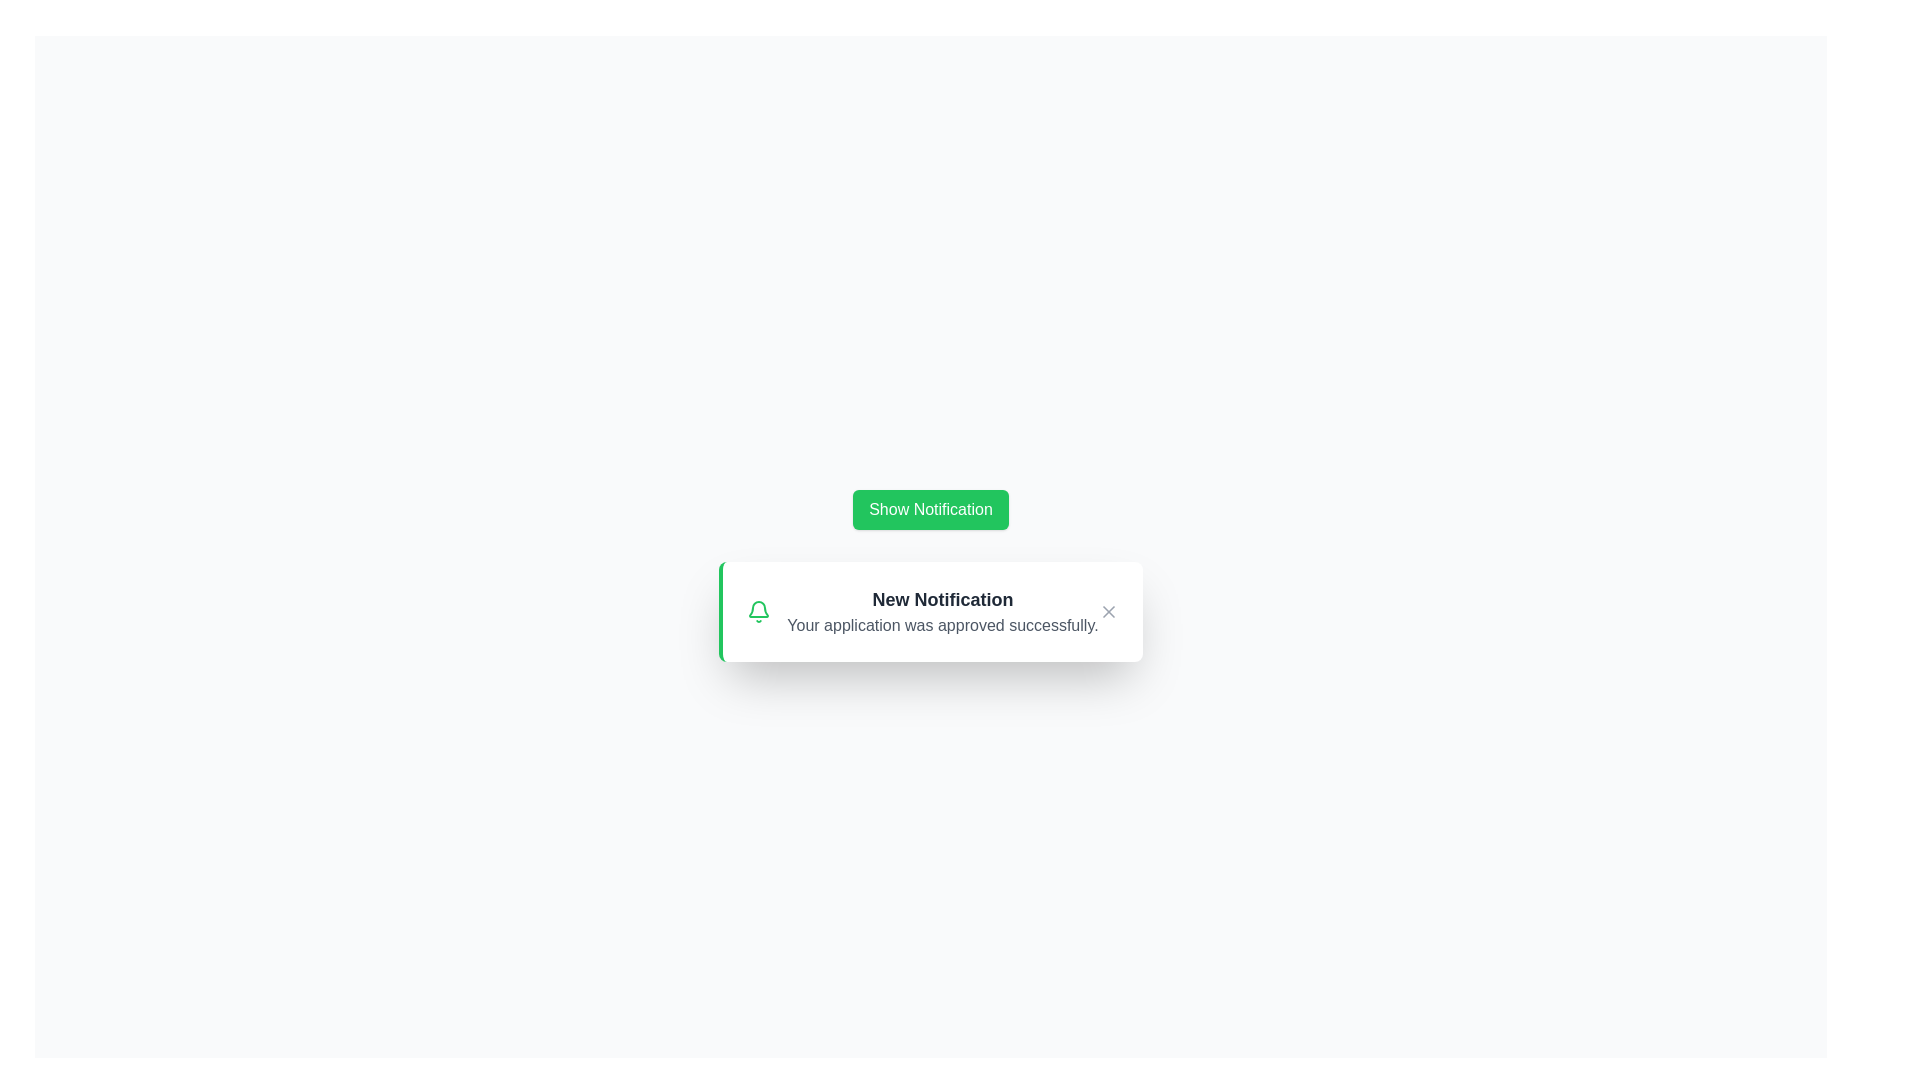 This screenshot has height=1080, width=1920. I want to click on the green bell icon indicating notifications located at the top-left corner of the notification card, so click(758, 611).